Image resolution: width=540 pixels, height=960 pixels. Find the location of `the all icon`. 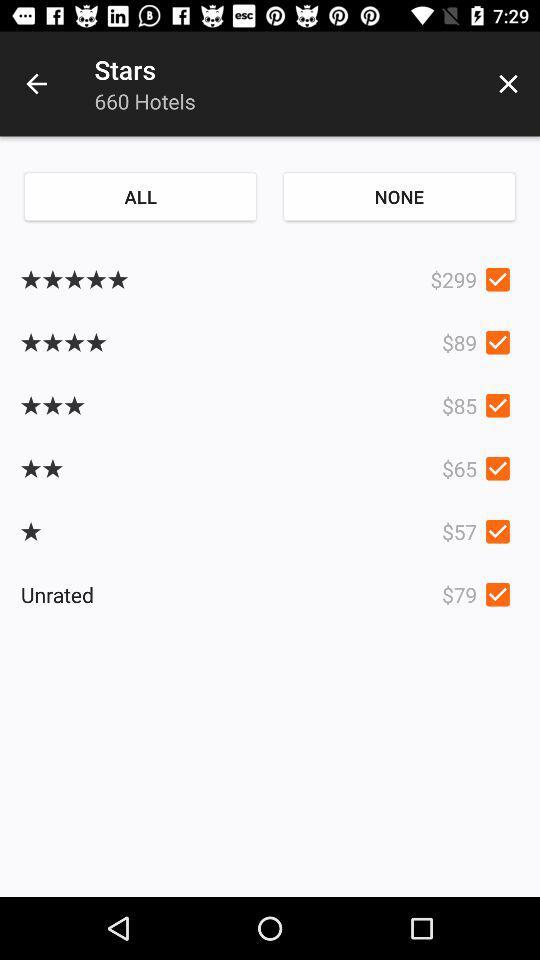

the all icon is located at coordinates (139, 196).